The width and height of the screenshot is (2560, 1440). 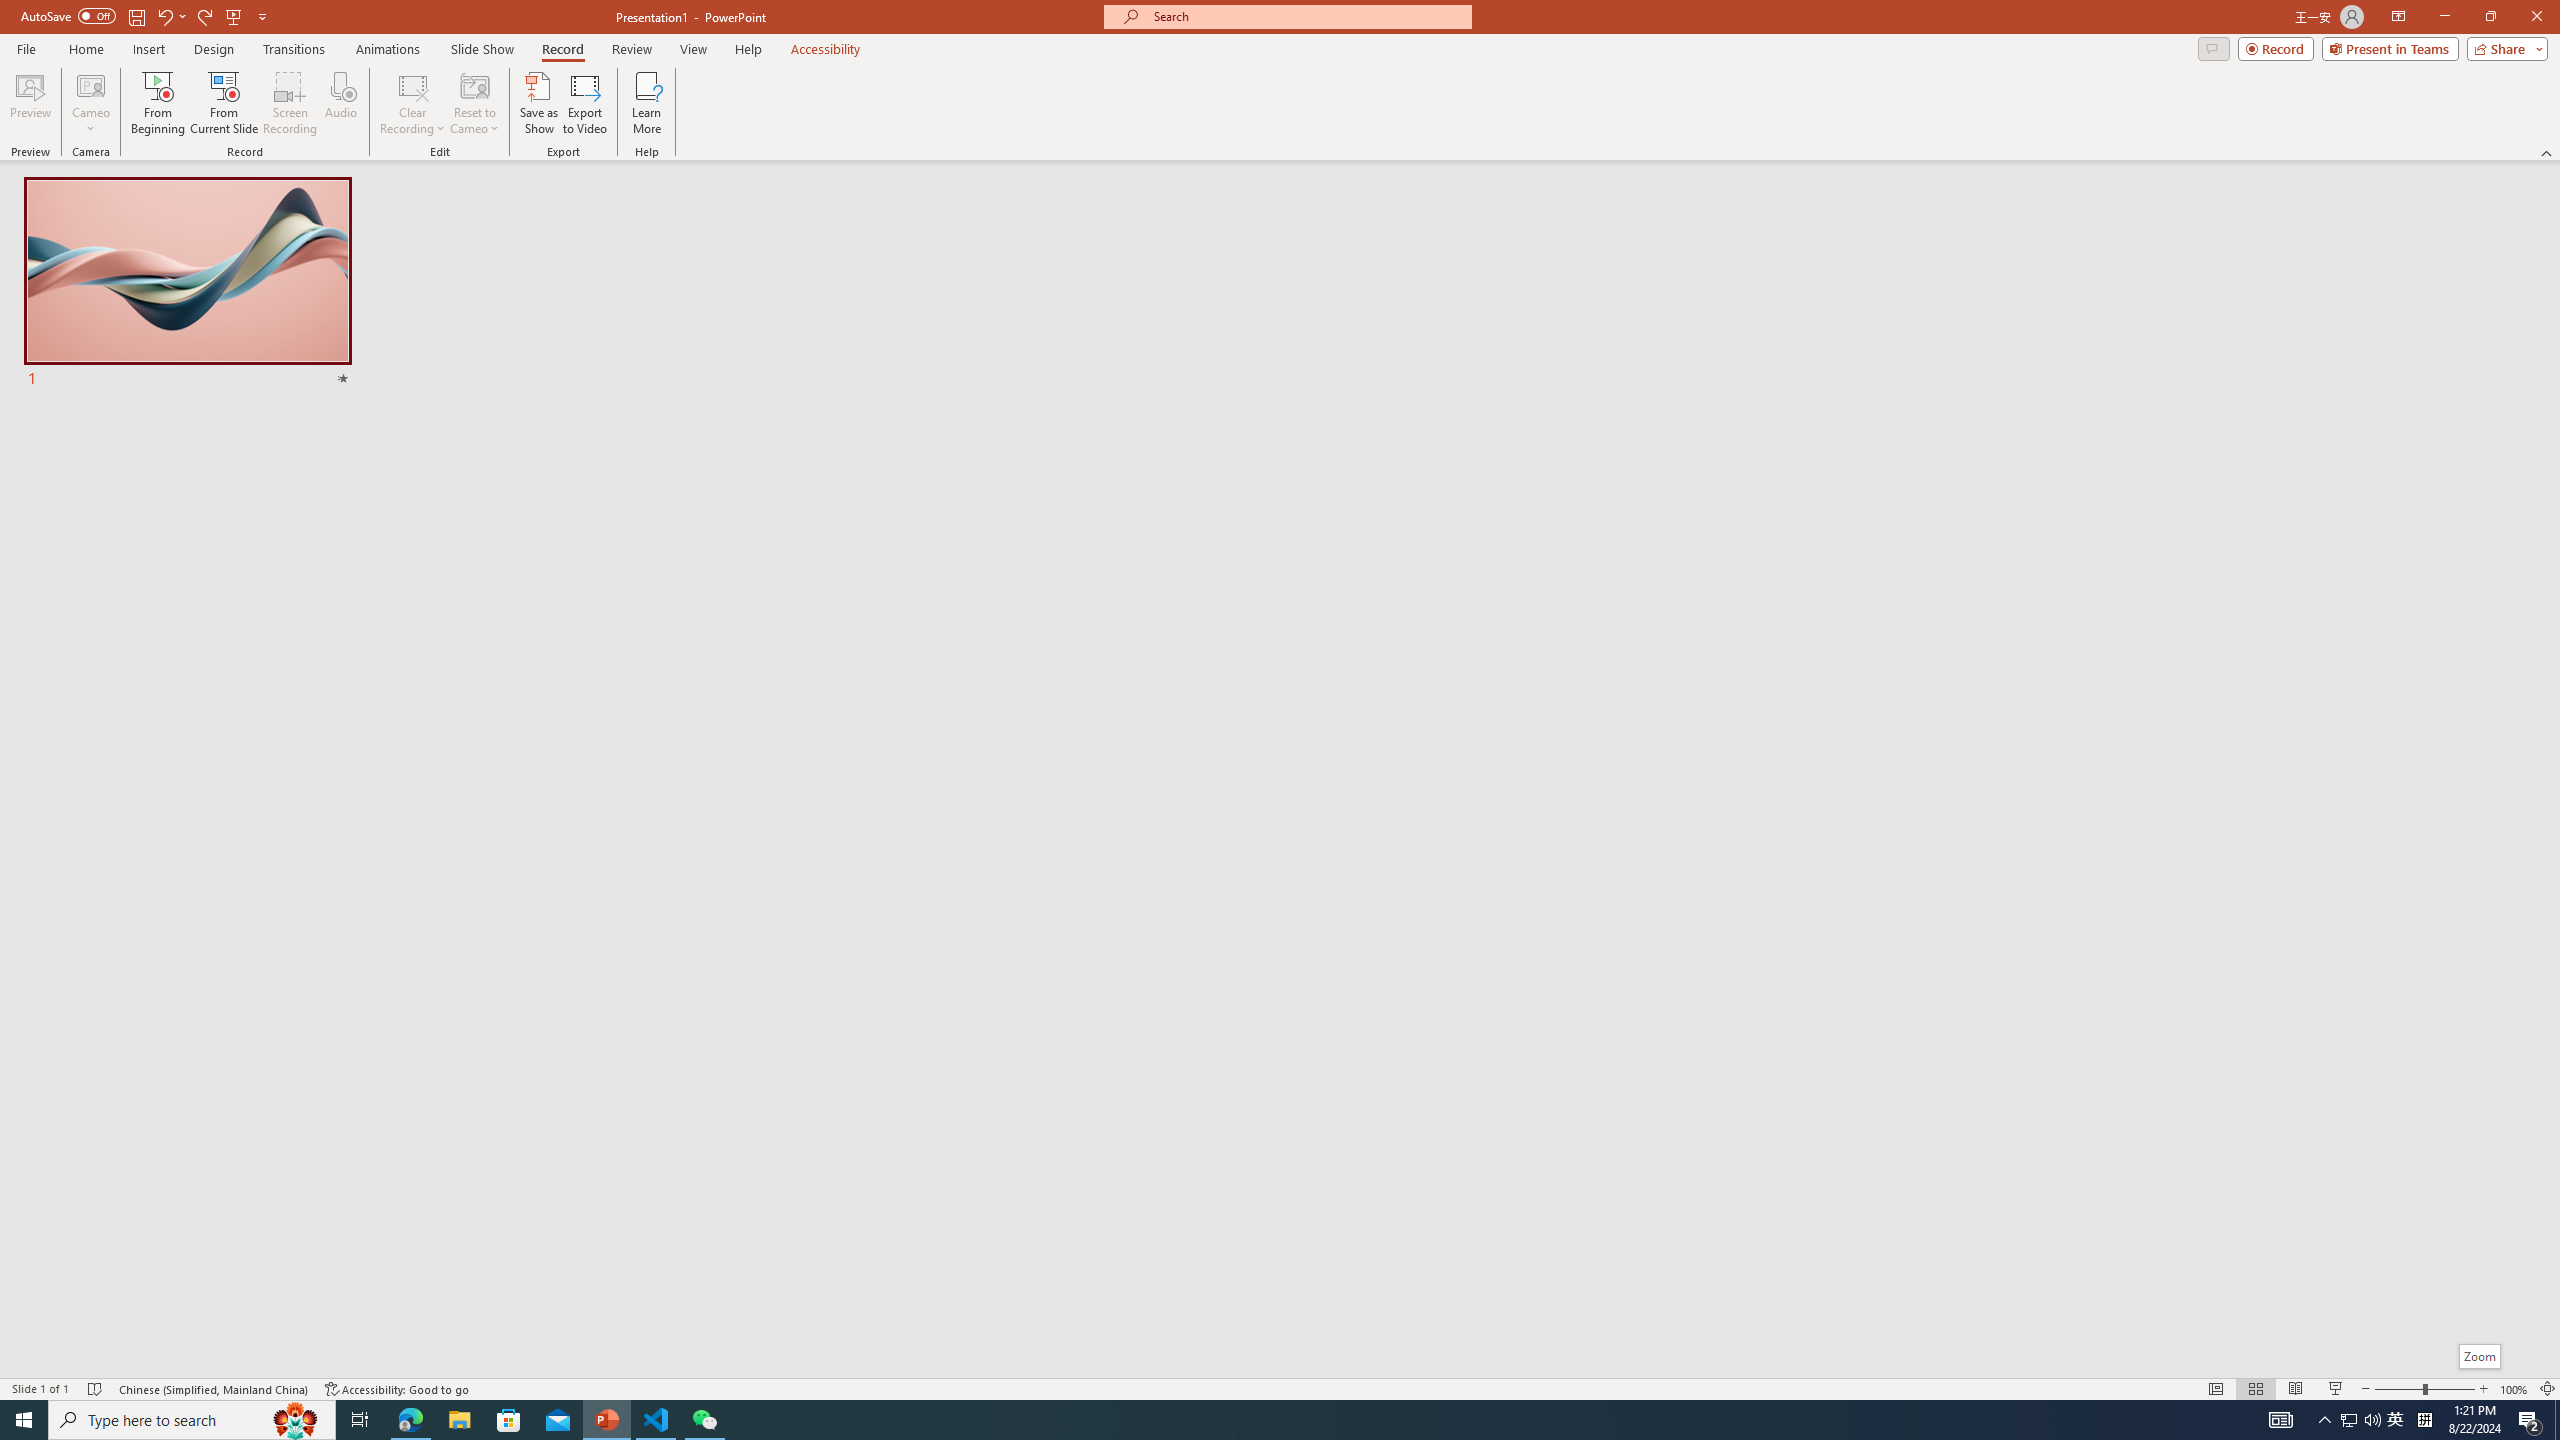 What do you see at coordinates (29, 103) in the screenshot?
I see `'Preview'` at bounding box center [29, 103].